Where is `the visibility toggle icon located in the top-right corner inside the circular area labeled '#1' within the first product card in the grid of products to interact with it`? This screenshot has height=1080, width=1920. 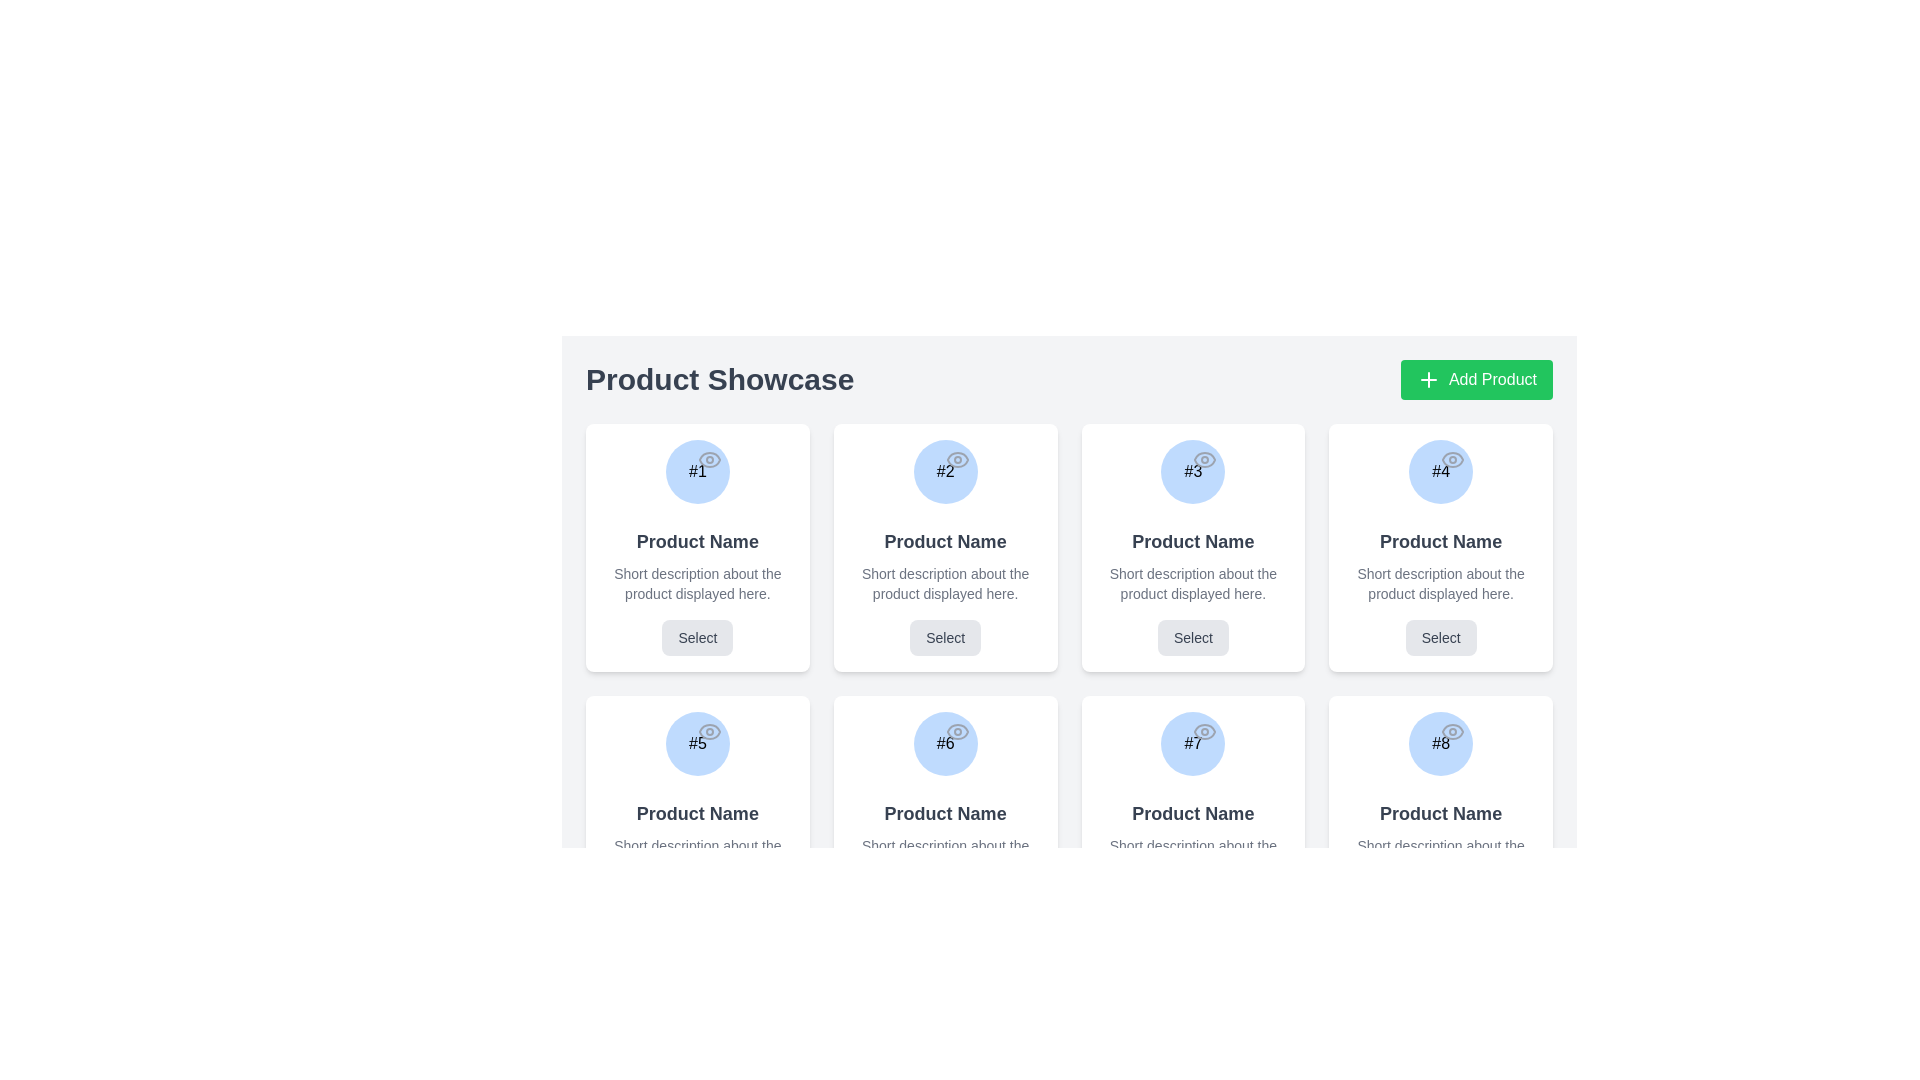 the visibility toggle icon located in the top-right corner inside the circular area labeled '#1' within the first product card in the grid of products to interact with it is located at coordinates (709, 459).